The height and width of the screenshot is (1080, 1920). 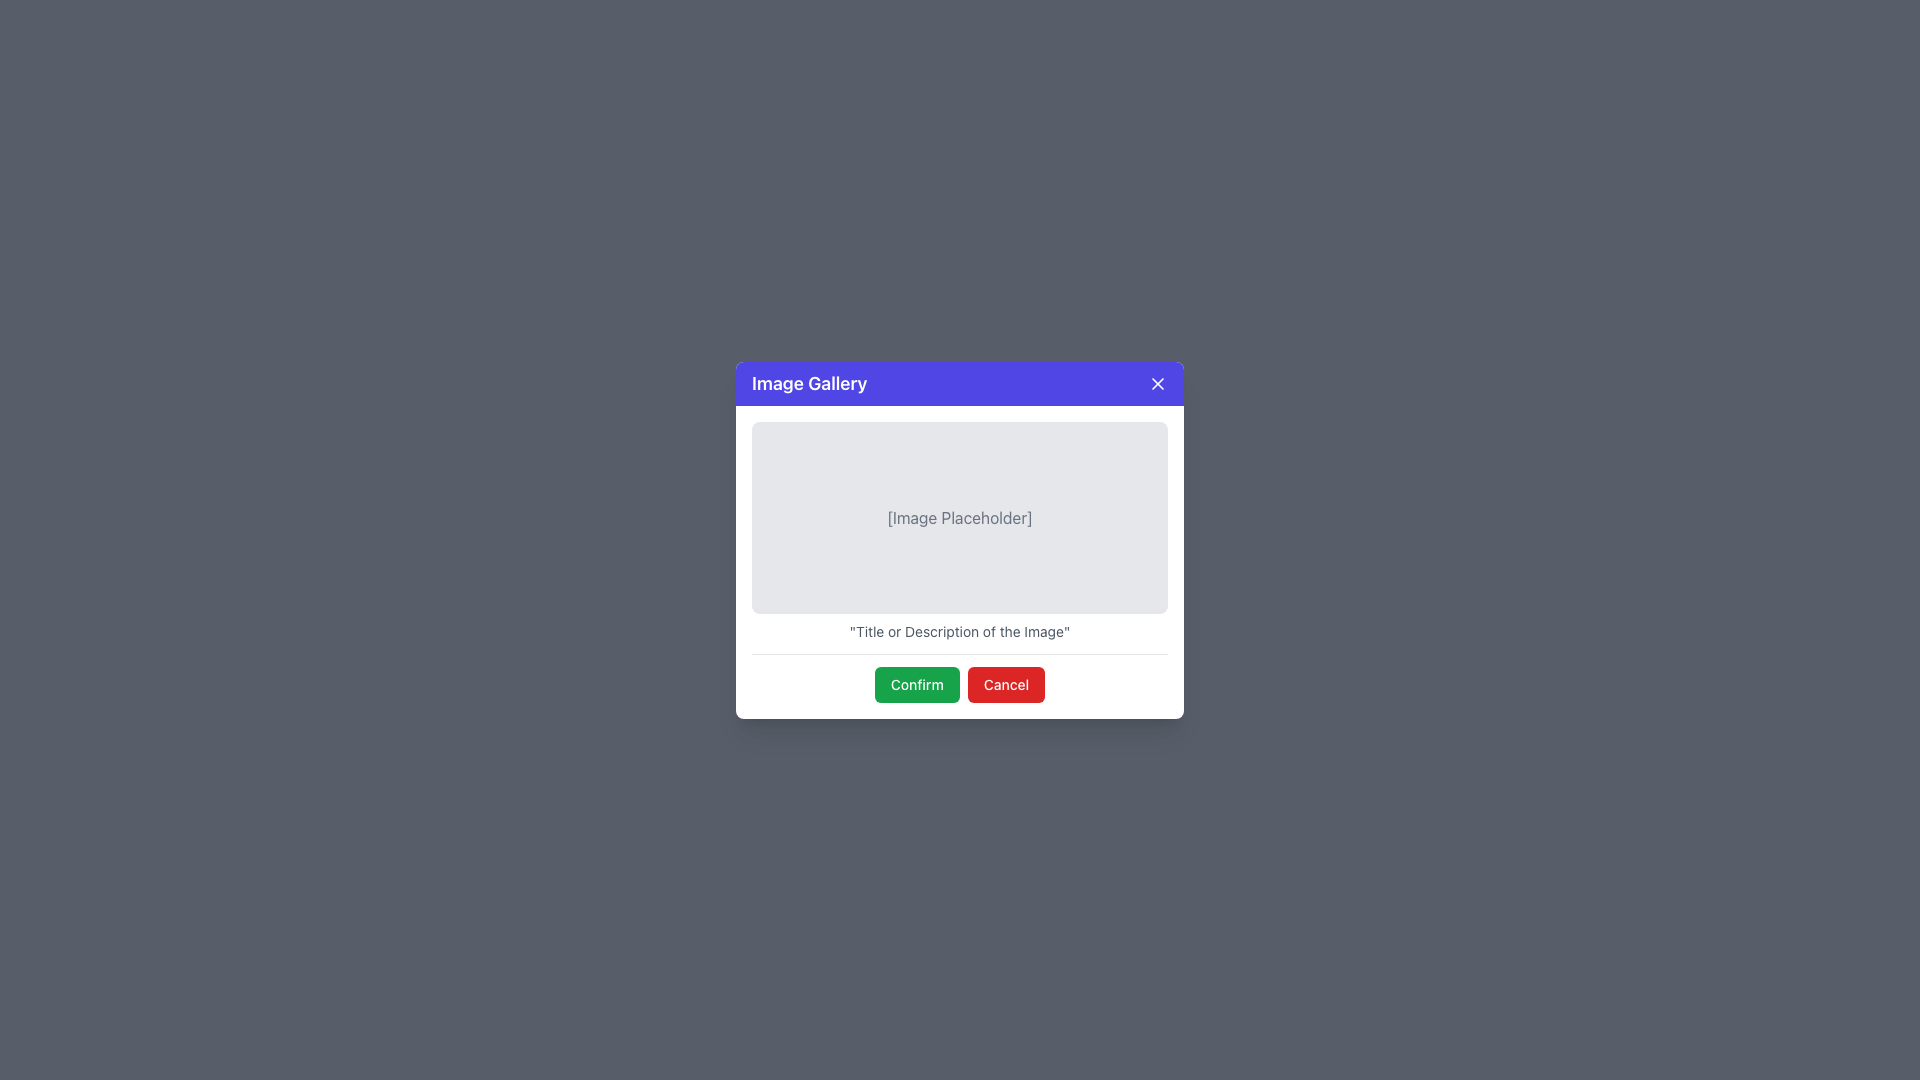 I want to click on the confirm button in the 'Image Gallery' modal, so click(x=916, y=683).